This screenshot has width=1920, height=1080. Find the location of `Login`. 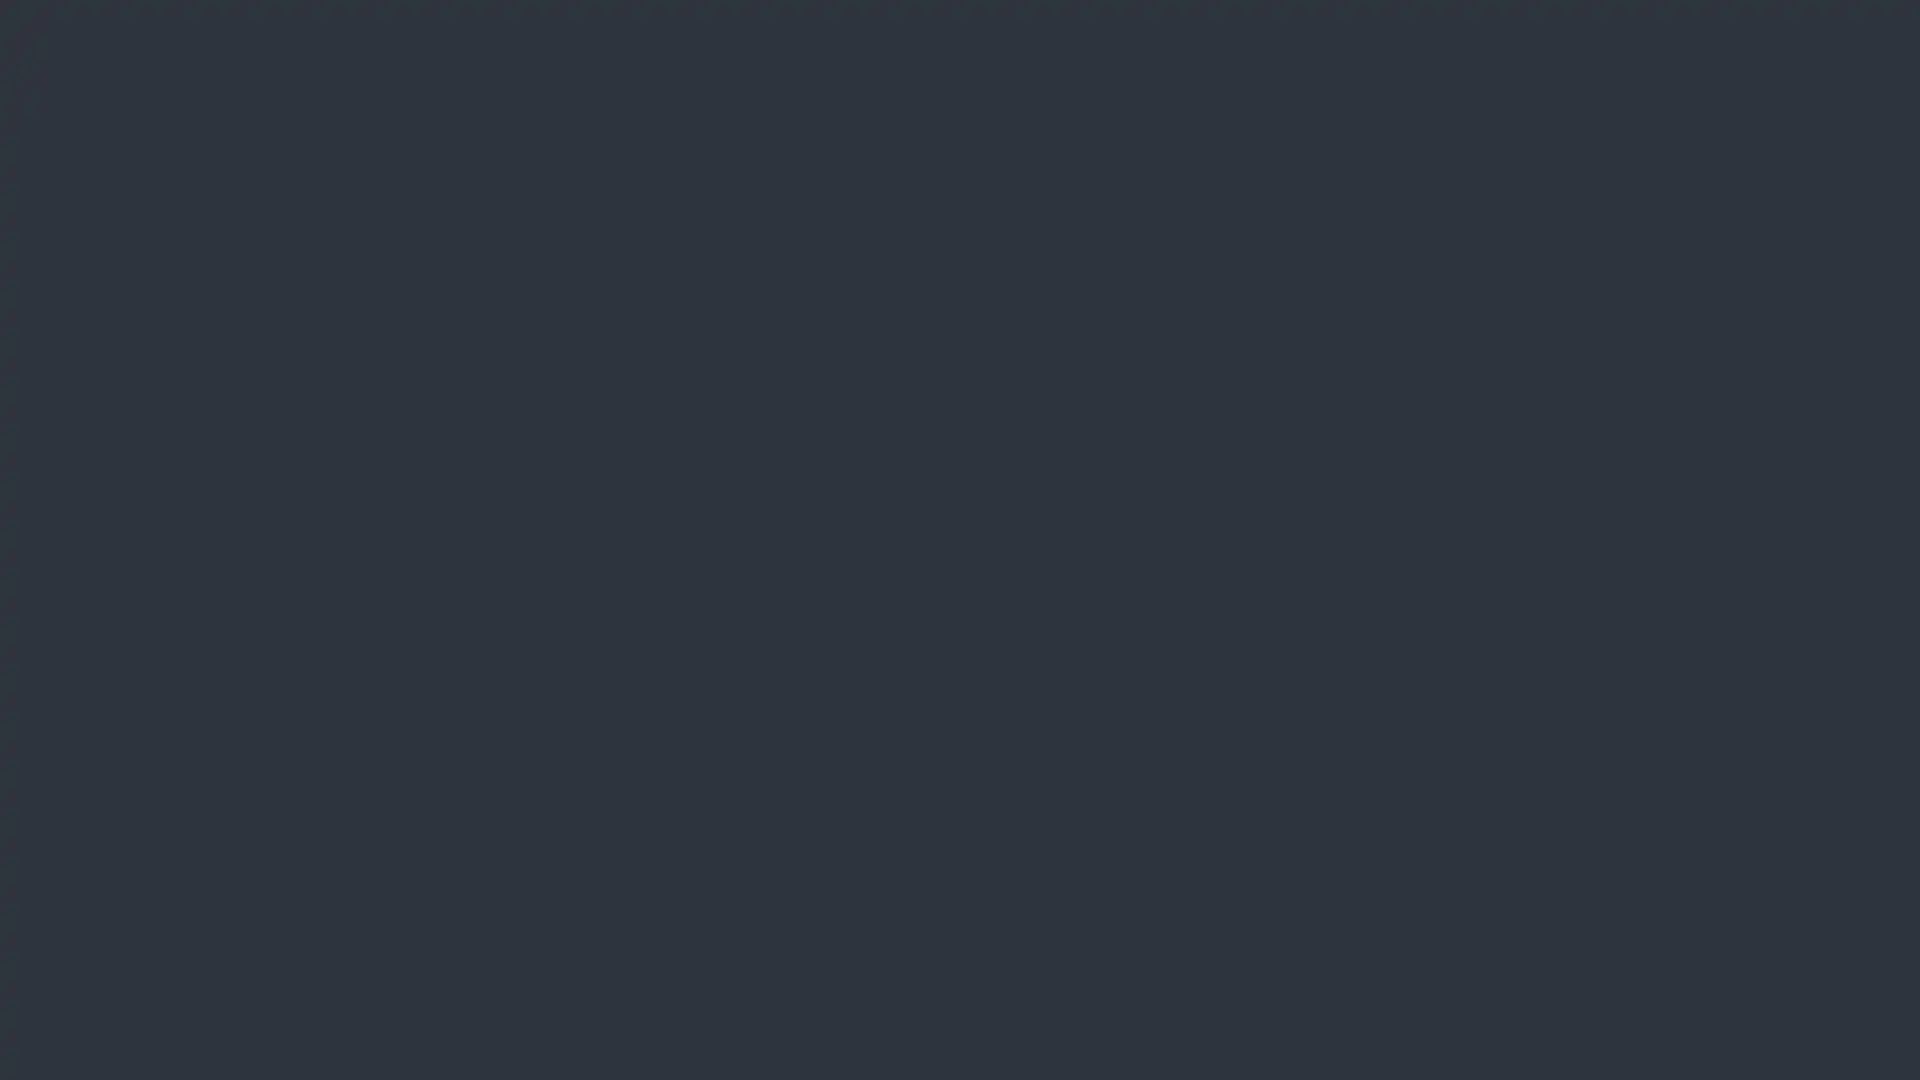

Login is located at coordinates (960, 585).